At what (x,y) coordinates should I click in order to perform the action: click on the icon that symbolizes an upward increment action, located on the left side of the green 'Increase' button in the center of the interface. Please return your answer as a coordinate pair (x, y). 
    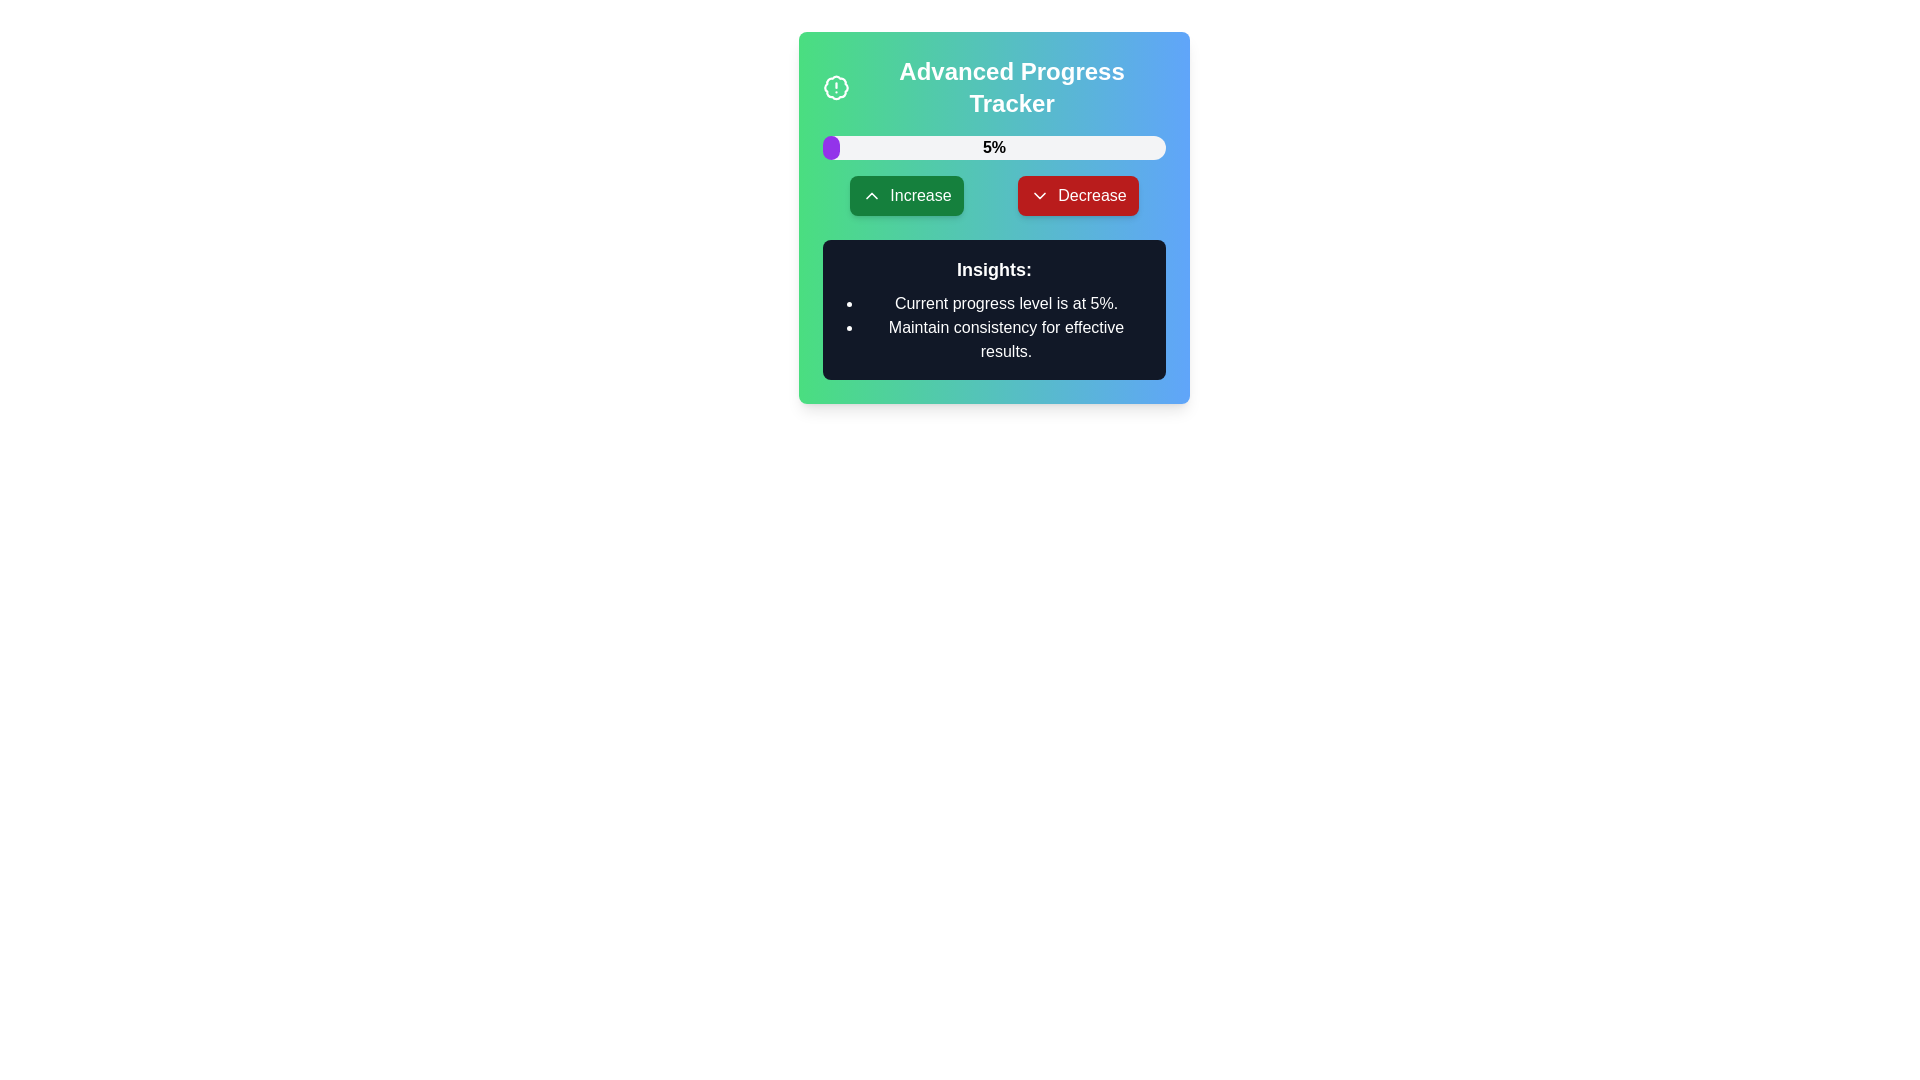
    Looking at the image, I should click on (872, 196).